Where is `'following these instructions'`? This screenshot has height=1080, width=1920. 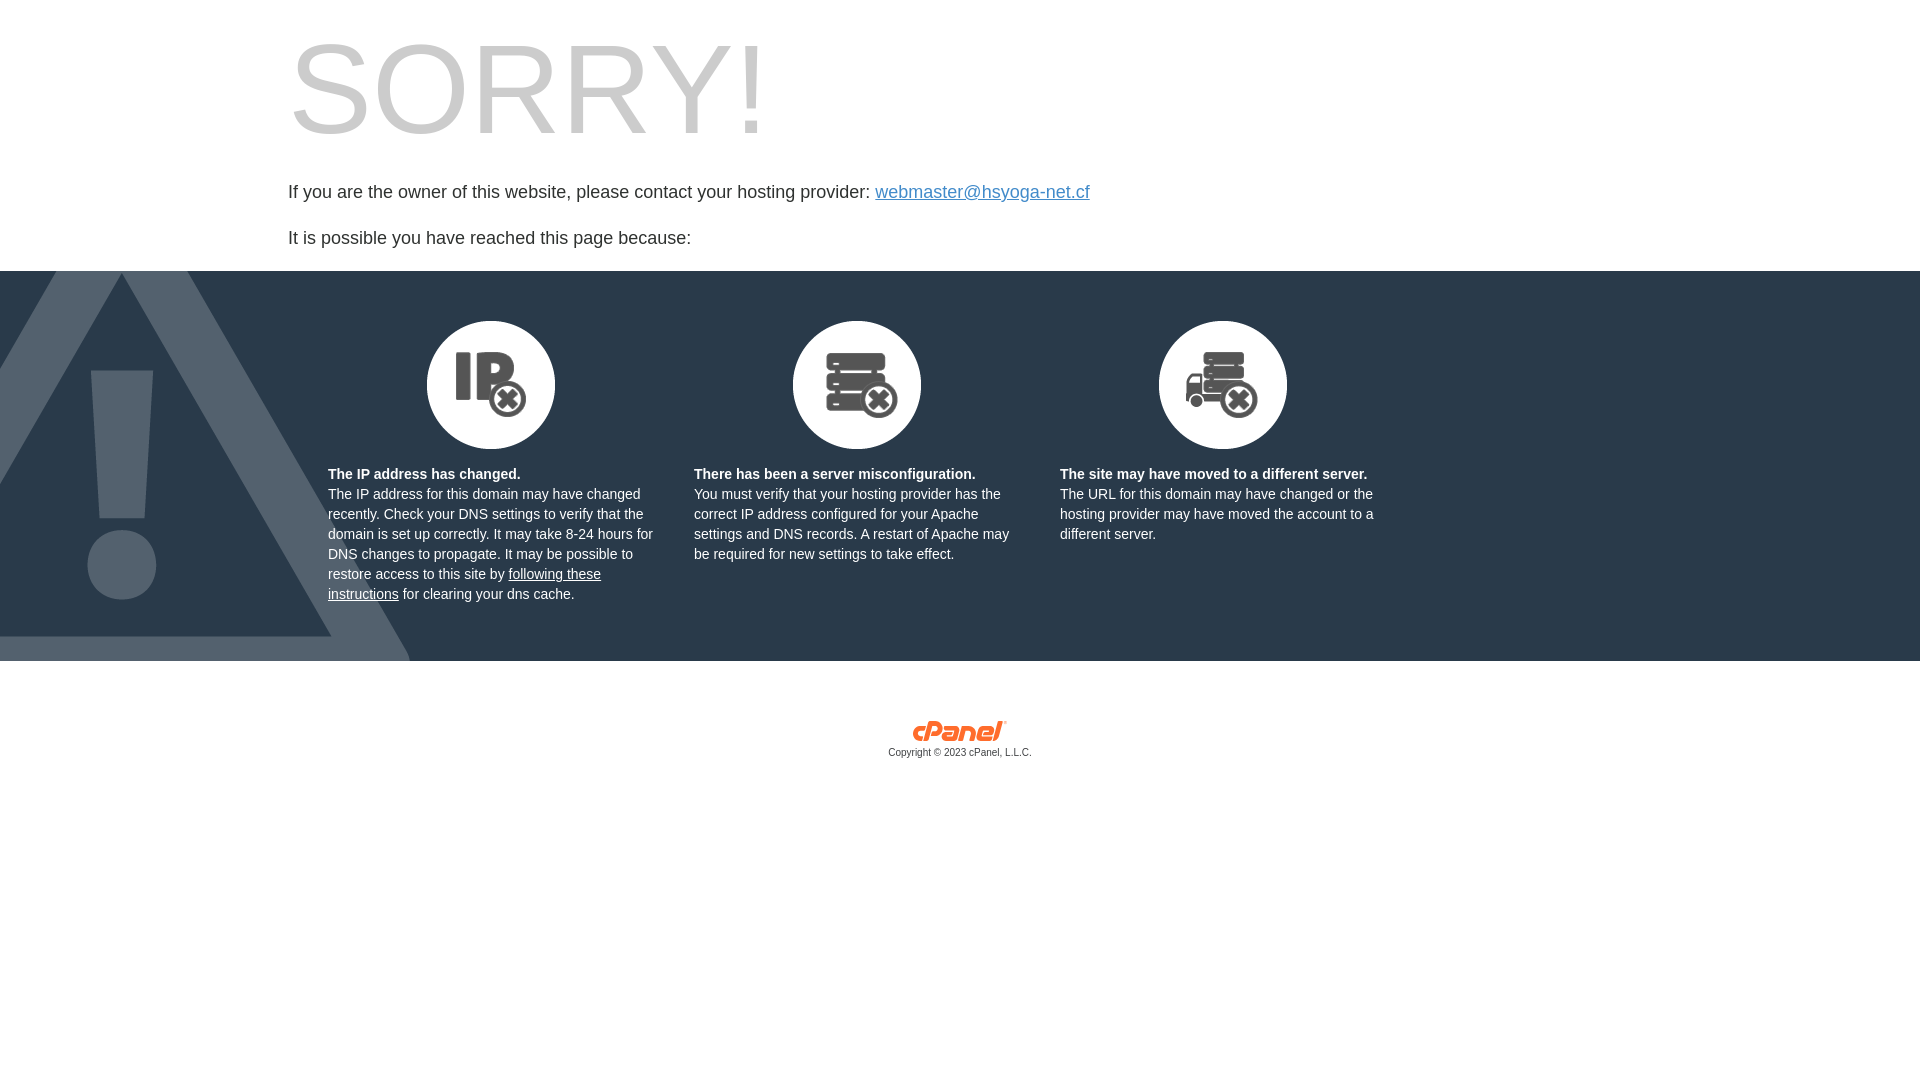
'following these instructions' is located at coordinates (463, 583).